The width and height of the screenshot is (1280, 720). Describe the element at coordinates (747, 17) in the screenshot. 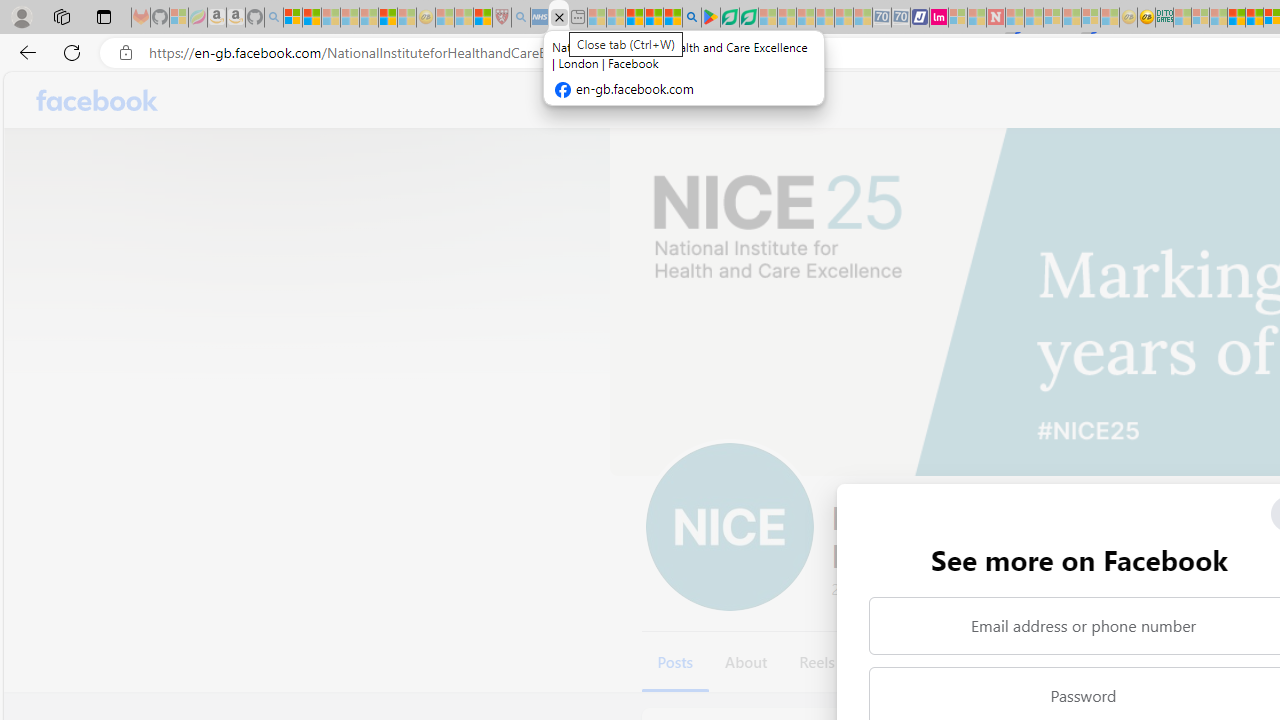

I see `'Microsoft Word - consumer-privacy address update 2.2021'` at that location.